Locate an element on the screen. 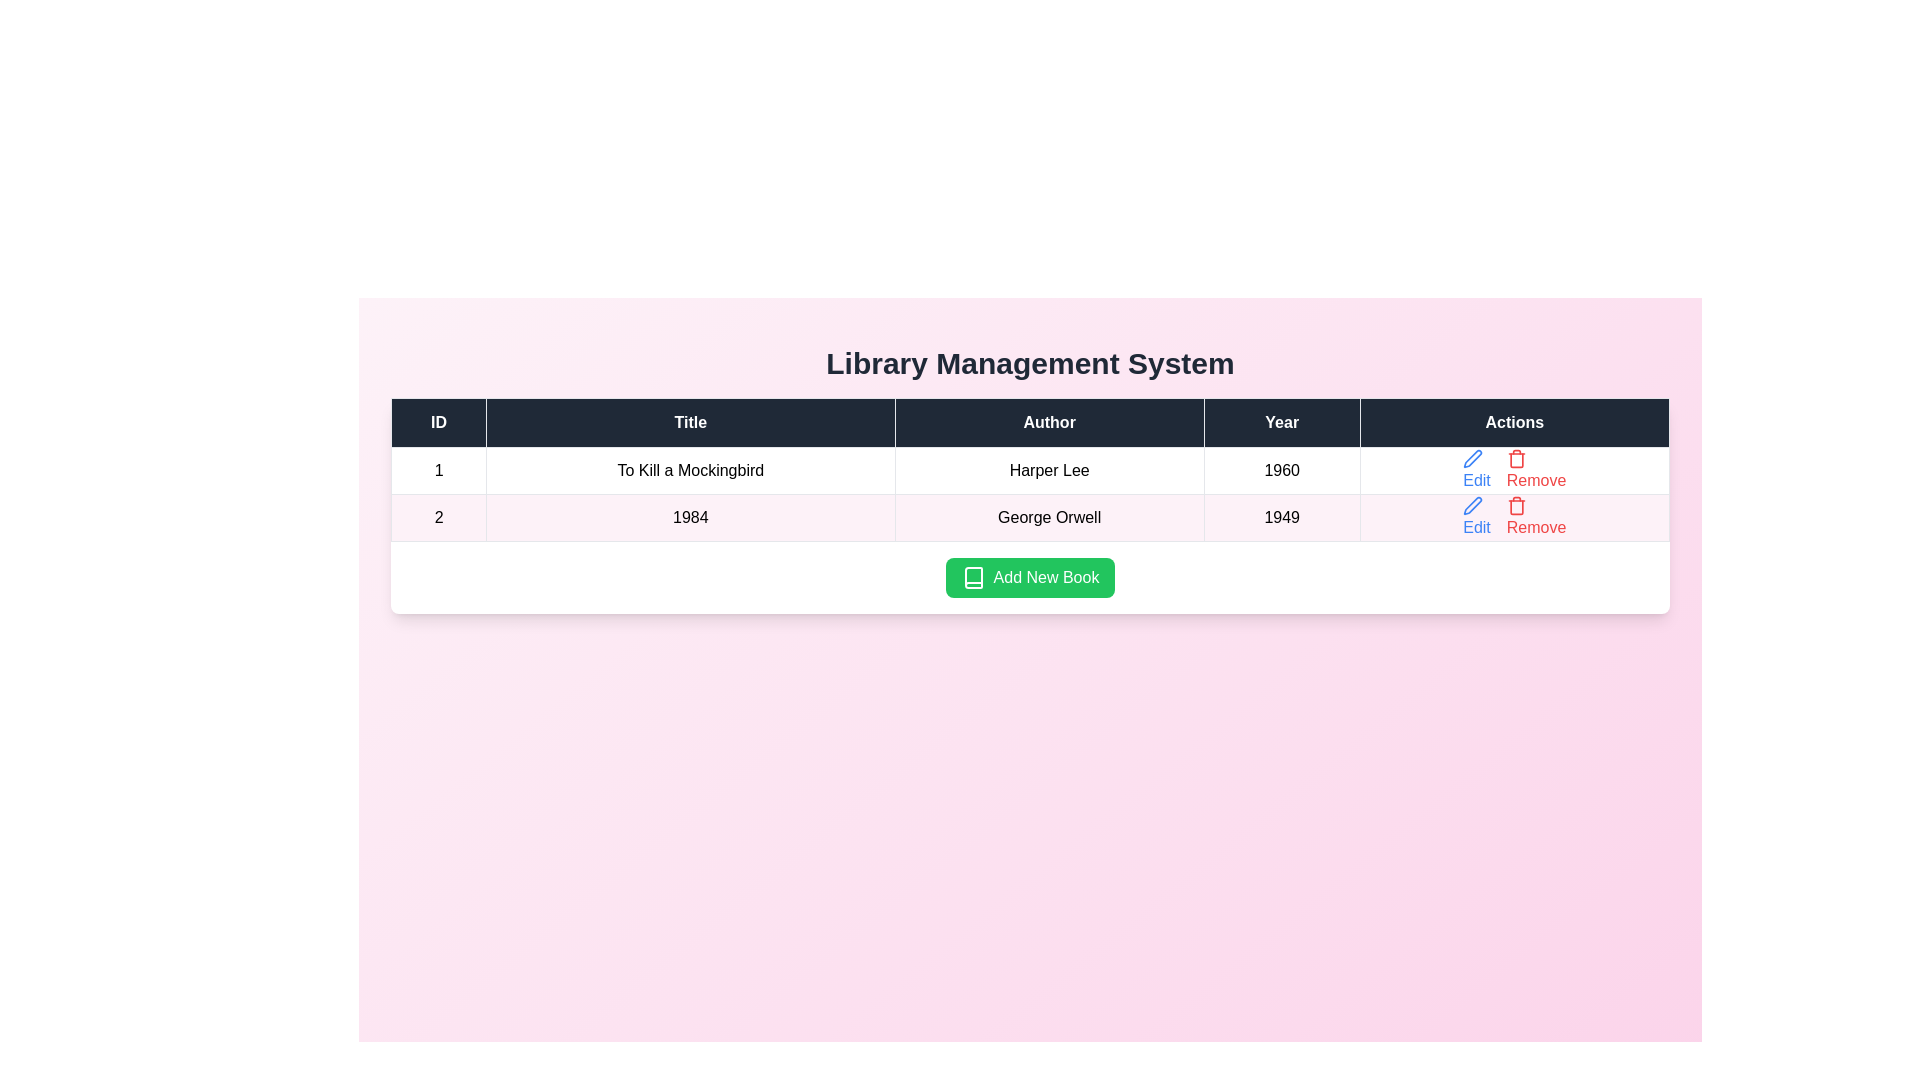 Image resolution: width=1920 pixels, height=1080 pixels. the edit button located under the 'Actions' column of the second row in the table is located at coordinates (1477, 470).